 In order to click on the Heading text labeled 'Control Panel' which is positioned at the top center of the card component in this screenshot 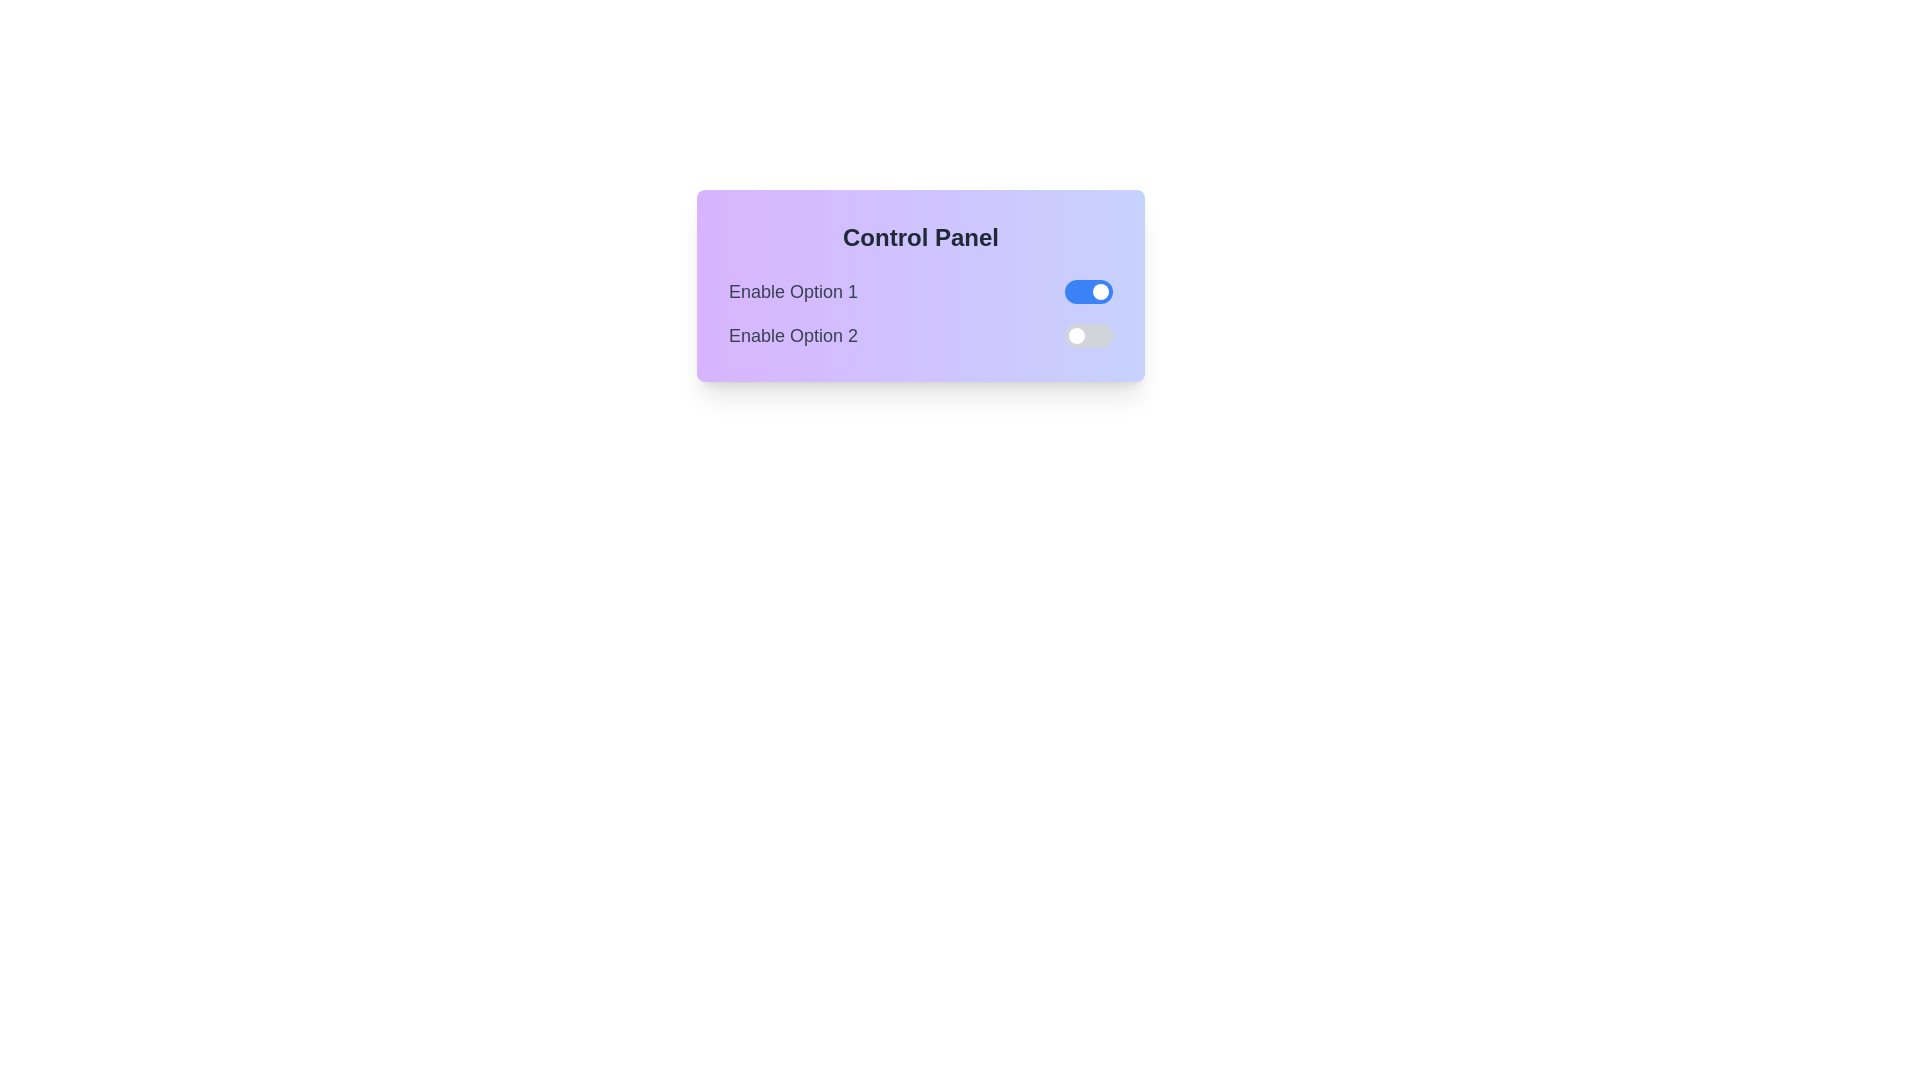, I will do `click(920, 237)`.